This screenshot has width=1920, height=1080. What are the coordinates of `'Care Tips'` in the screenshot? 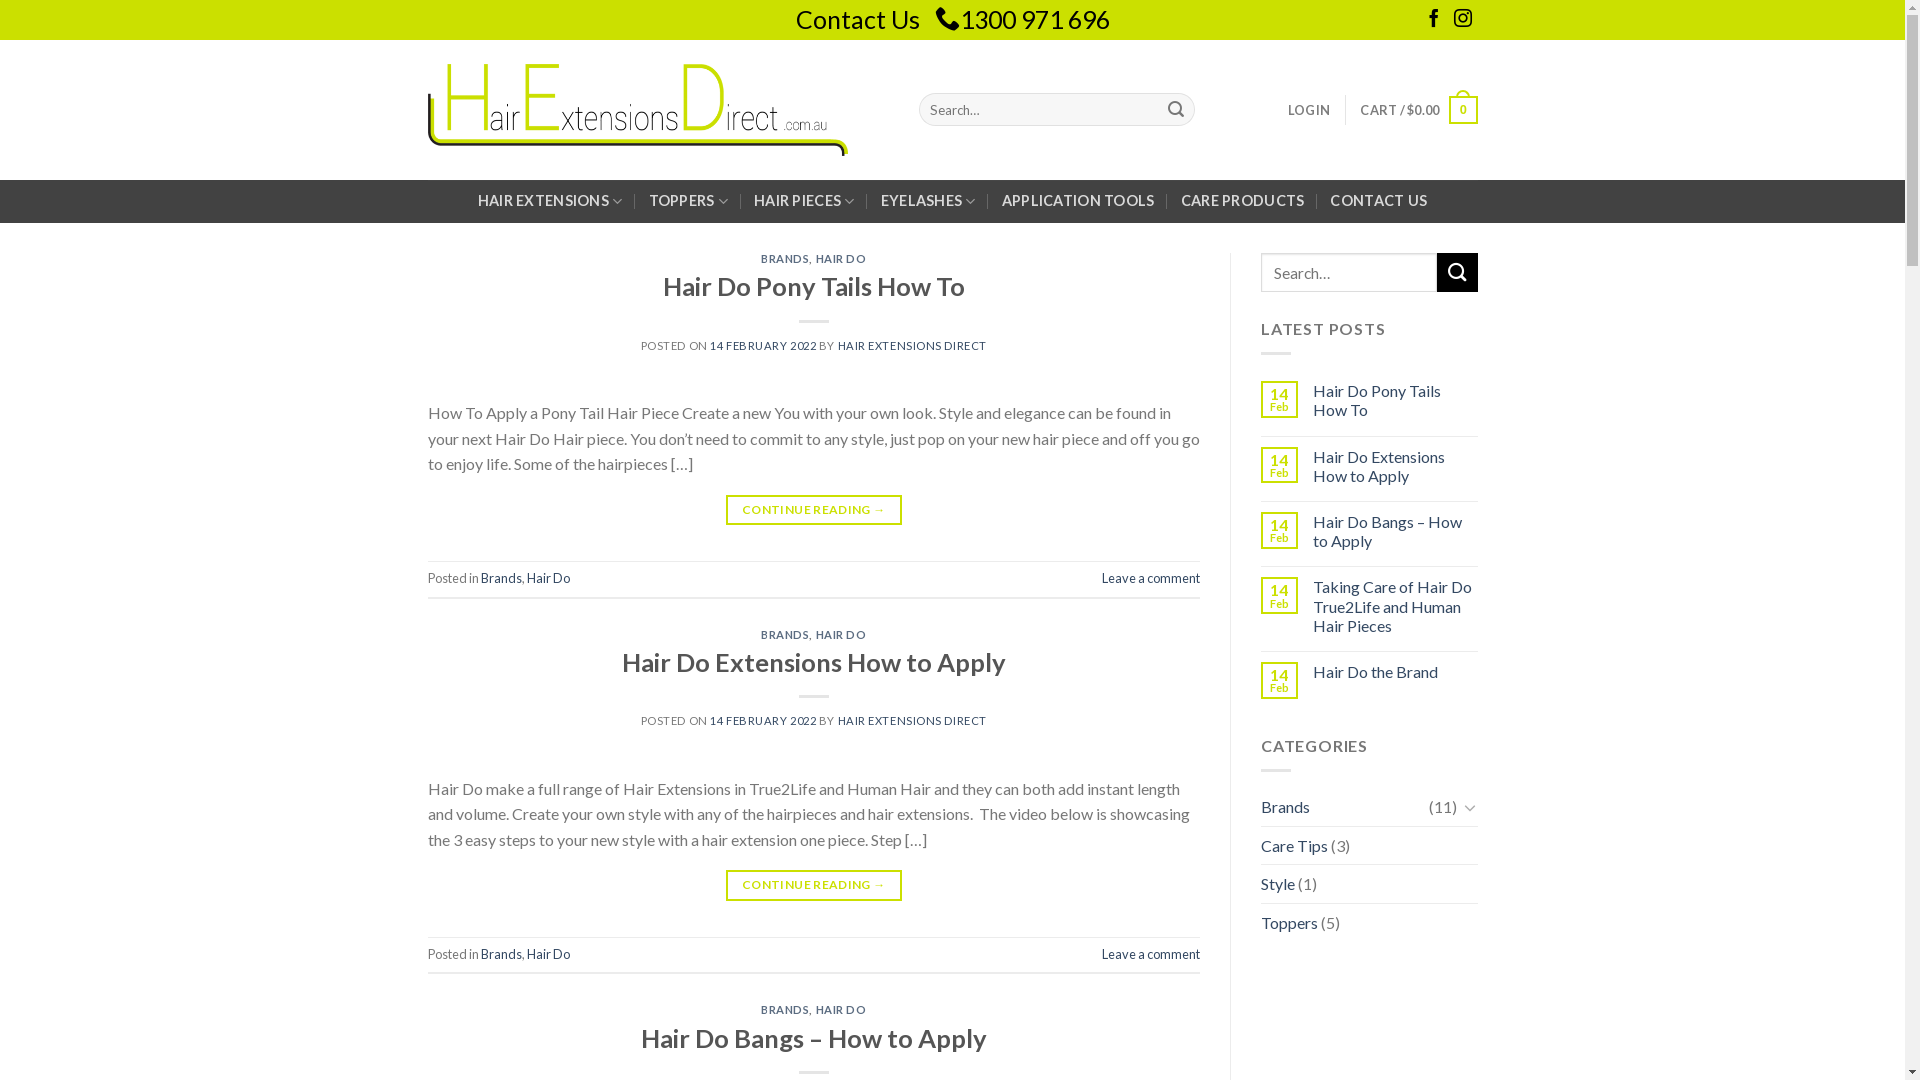 It's located at (1260, 845).